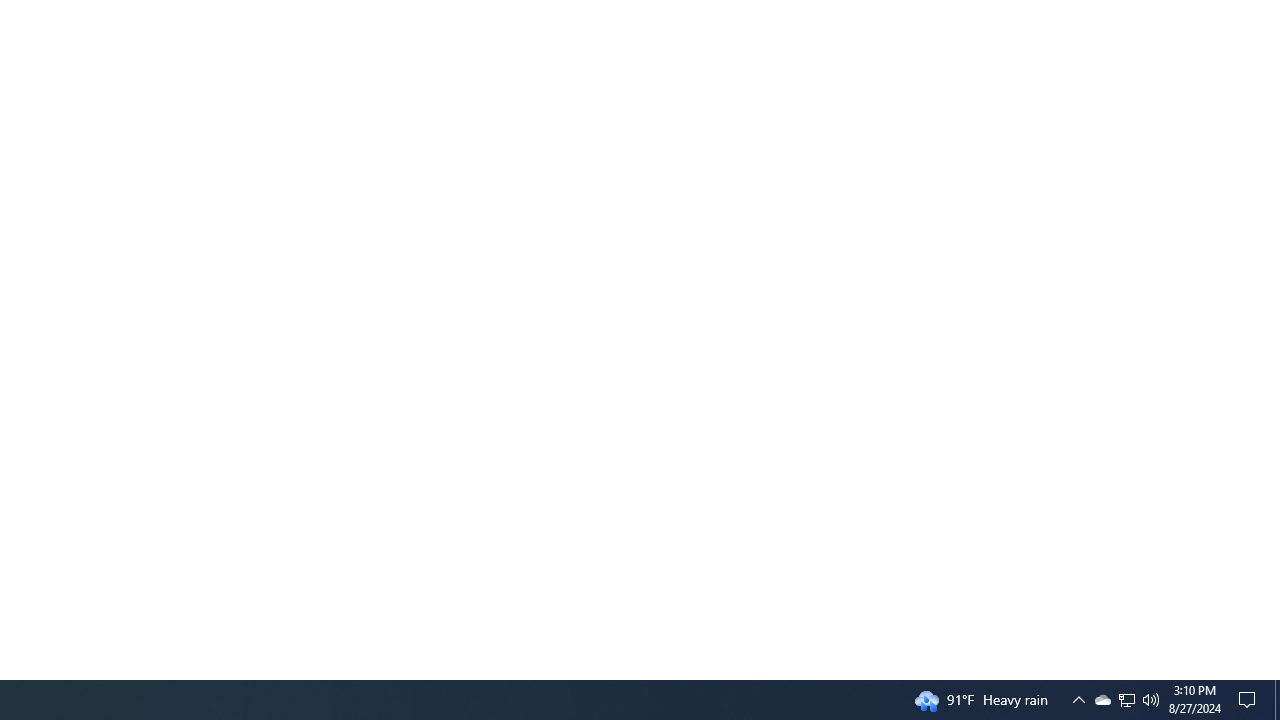 The width and height of the screenshot is (1280, 720). What do you see at coordinates (1151, 698) in the screenshot?
I see `'Q2790: 100%'` at bounding box center [1151, 698].